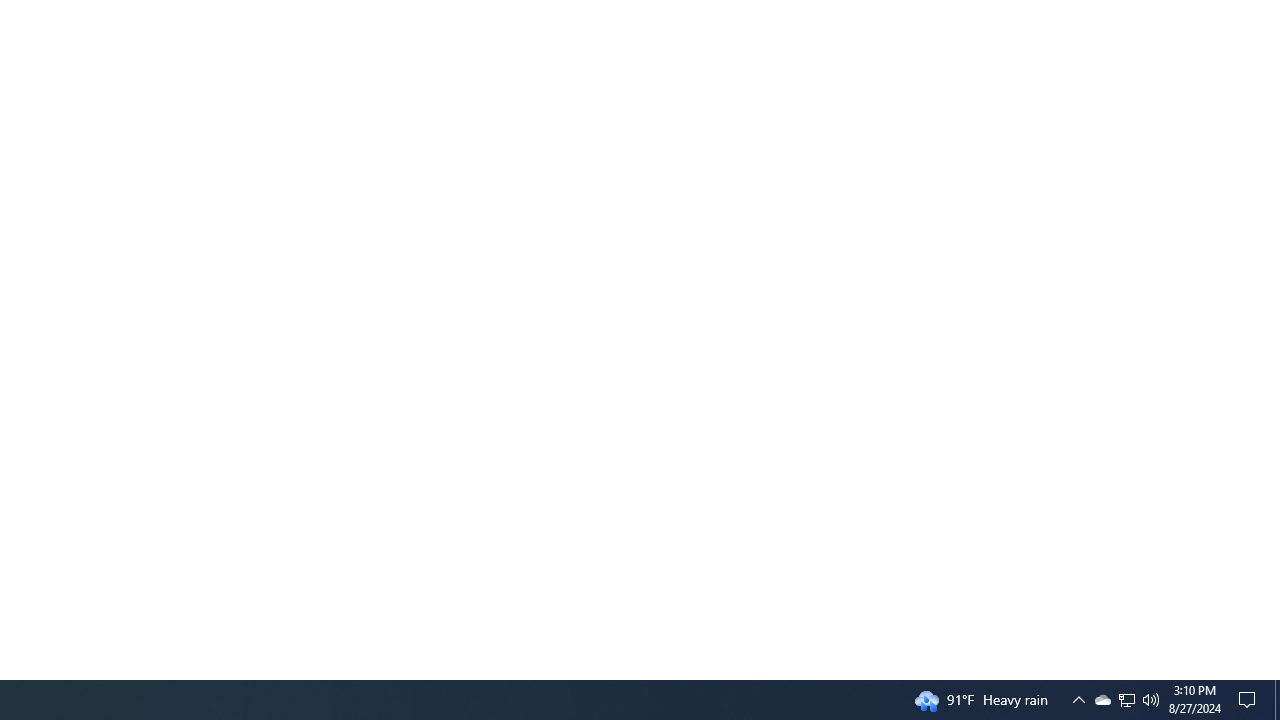 The width and height of the screenshot is (1280, 720). What do you see at coordinates (1151, 698) in the screenshot?
I see `'Q2790: 100%'` at bounding box center [1151, 698].